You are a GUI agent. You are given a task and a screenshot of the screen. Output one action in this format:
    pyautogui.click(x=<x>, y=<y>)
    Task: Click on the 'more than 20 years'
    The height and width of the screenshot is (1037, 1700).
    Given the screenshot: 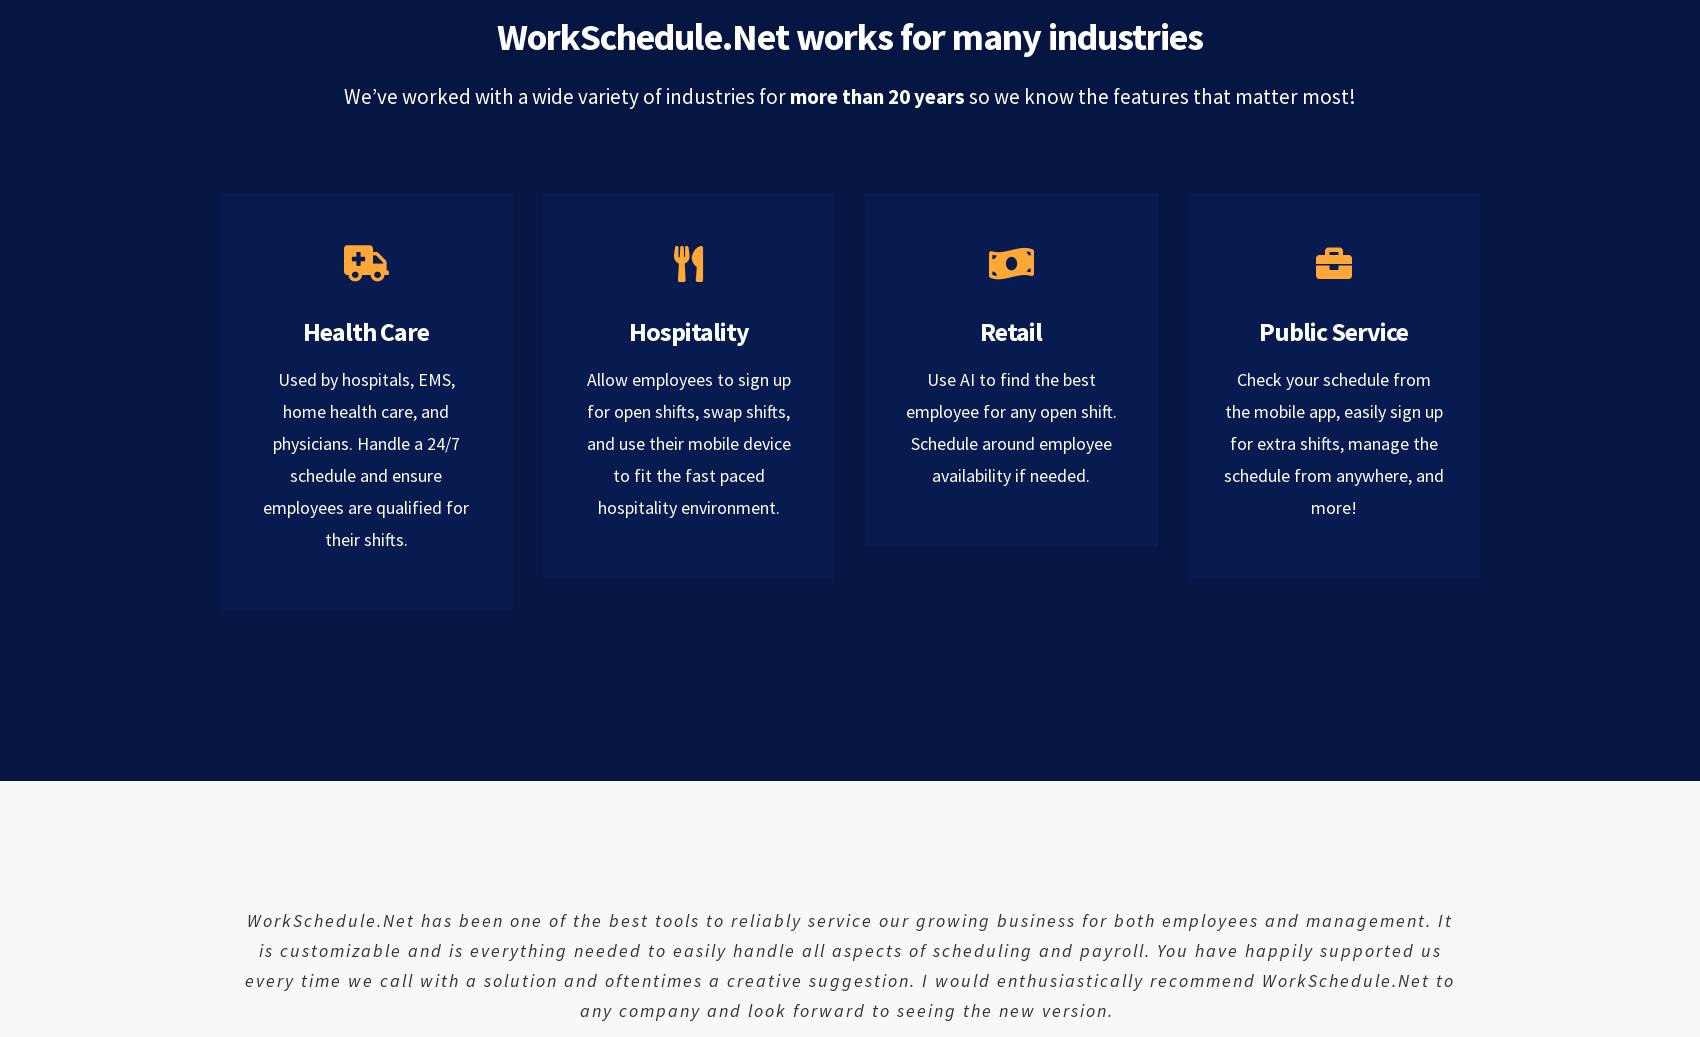 What is the action you would take?
    pyautogui.click(x=879, y=95)
    